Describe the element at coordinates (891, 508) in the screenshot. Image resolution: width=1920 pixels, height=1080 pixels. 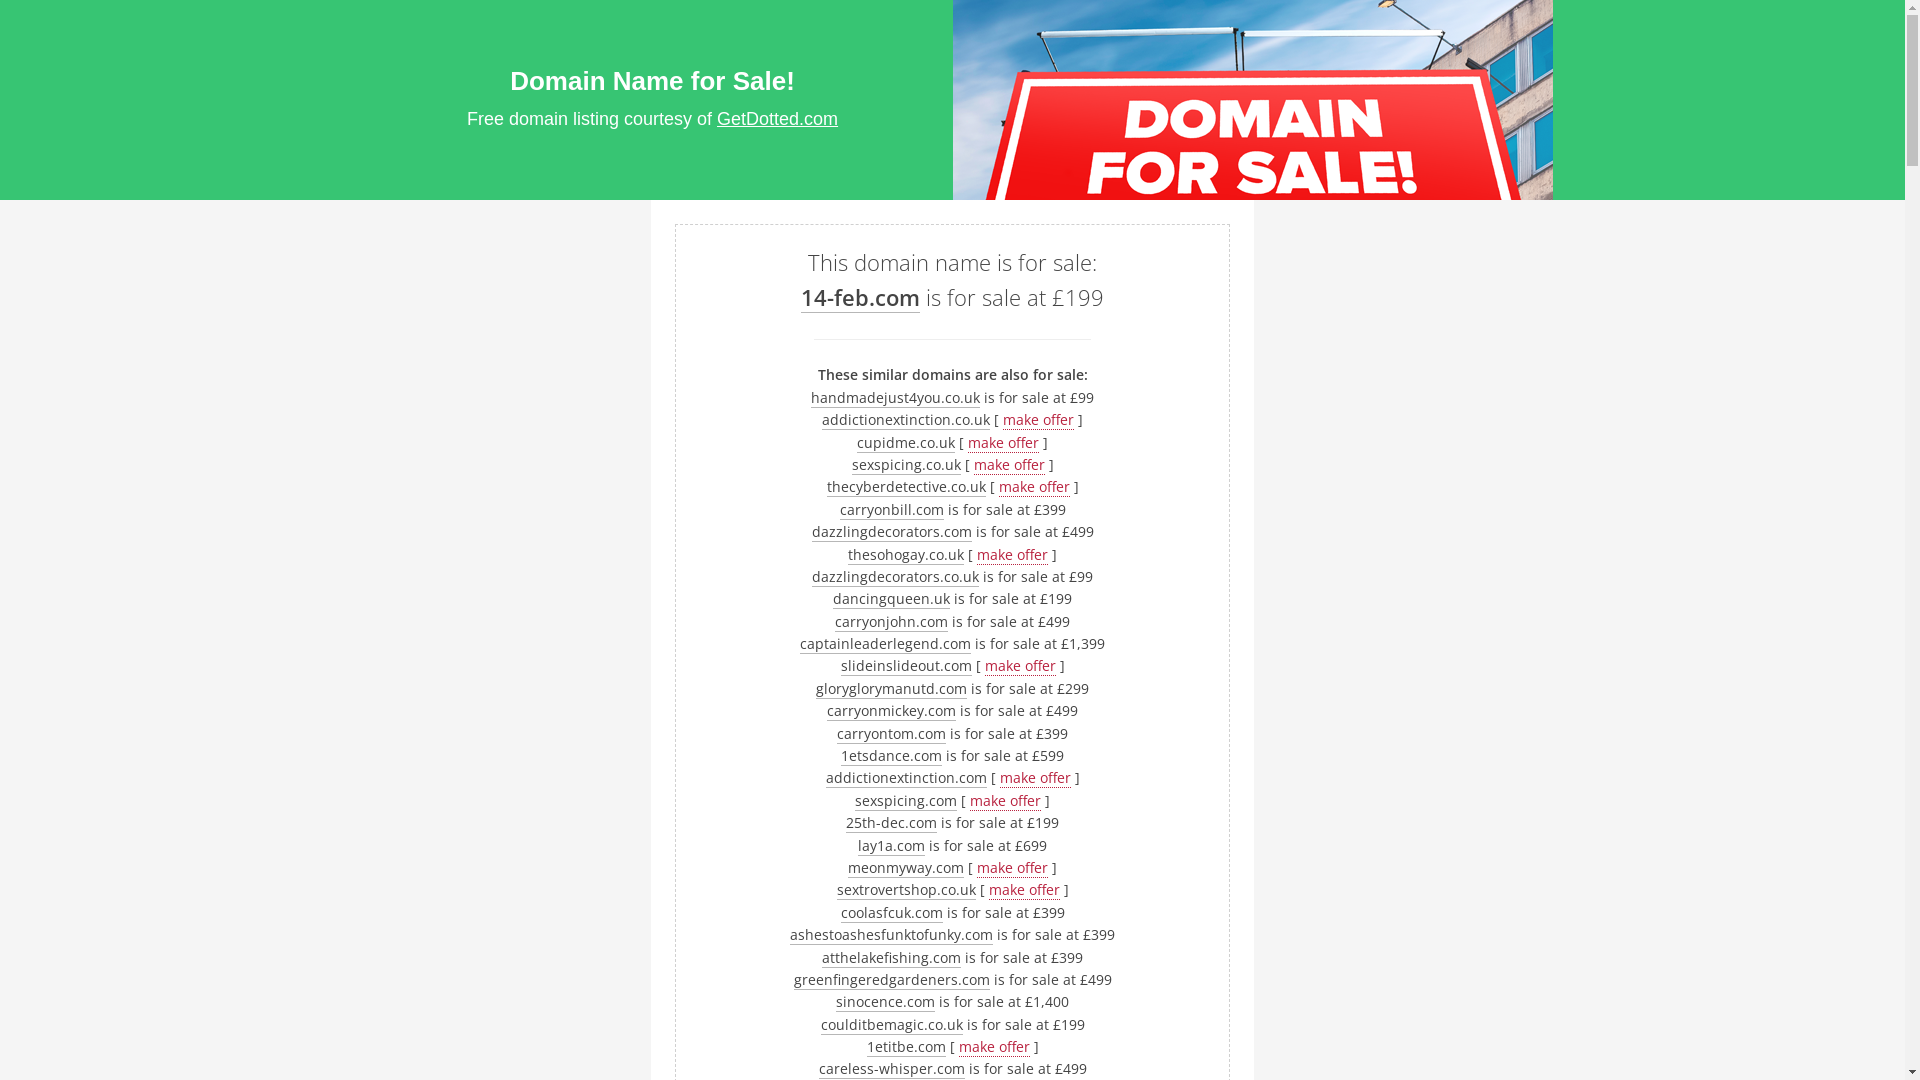
I see `'carryonbill.com'` at that location.